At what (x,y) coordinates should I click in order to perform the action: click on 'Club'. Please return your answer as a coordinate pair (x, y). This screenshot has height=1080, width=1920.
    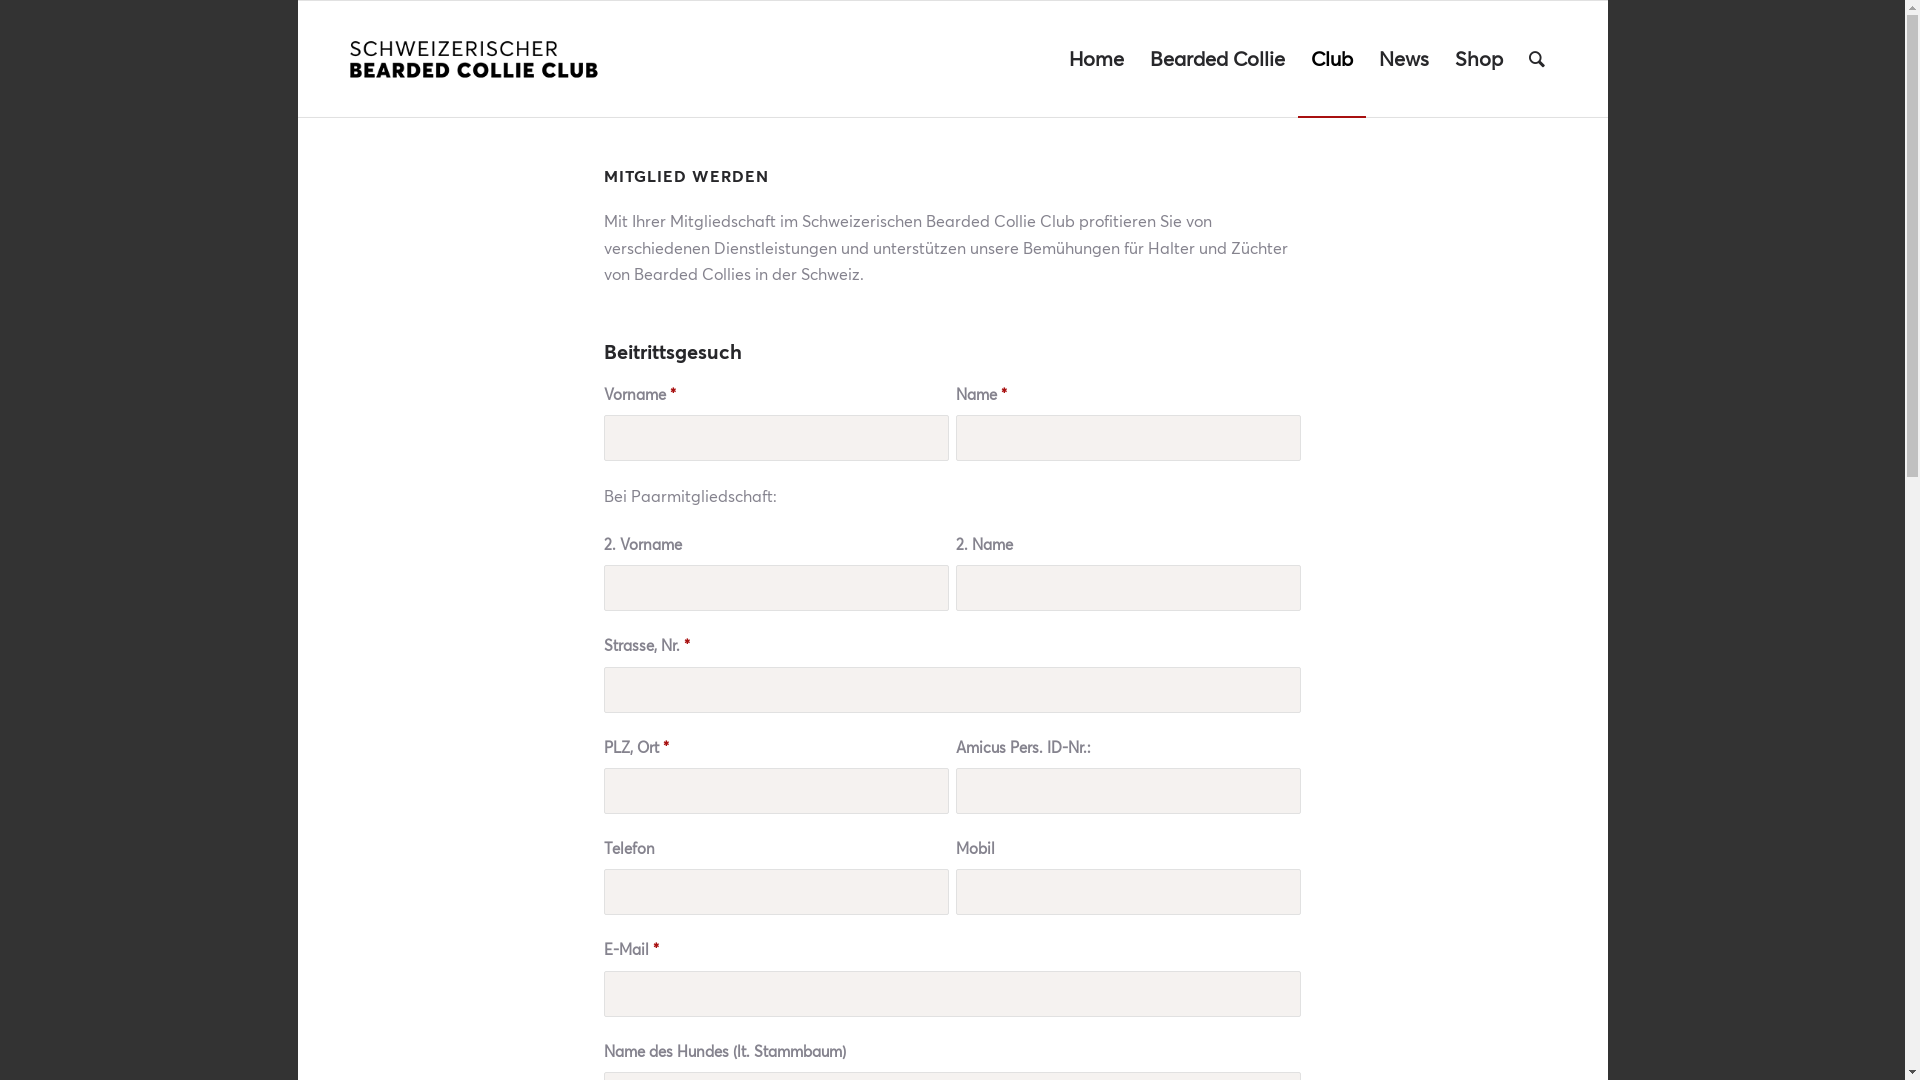
    Looking at the image, I should click on (1331, 57).